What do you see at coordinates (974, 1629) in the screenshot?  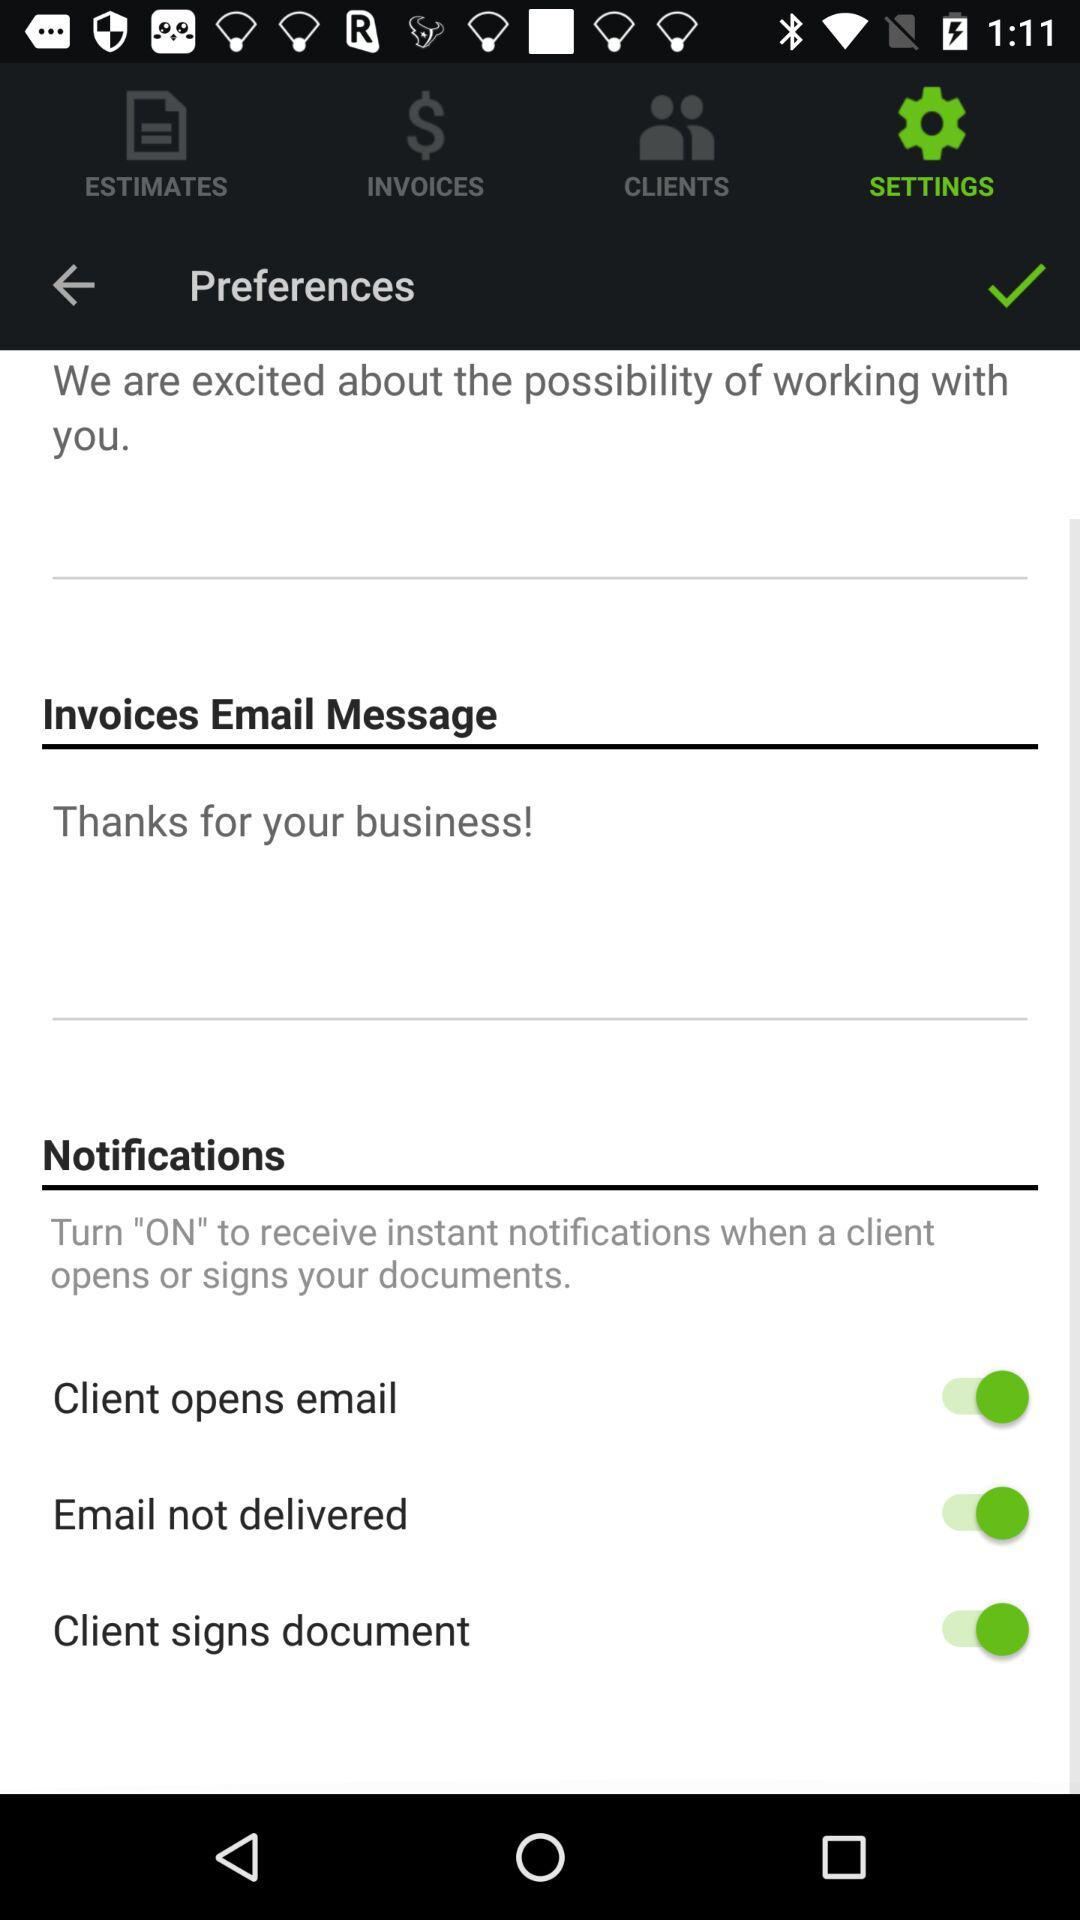 I see `setting` at bounding box center [974, 1629].